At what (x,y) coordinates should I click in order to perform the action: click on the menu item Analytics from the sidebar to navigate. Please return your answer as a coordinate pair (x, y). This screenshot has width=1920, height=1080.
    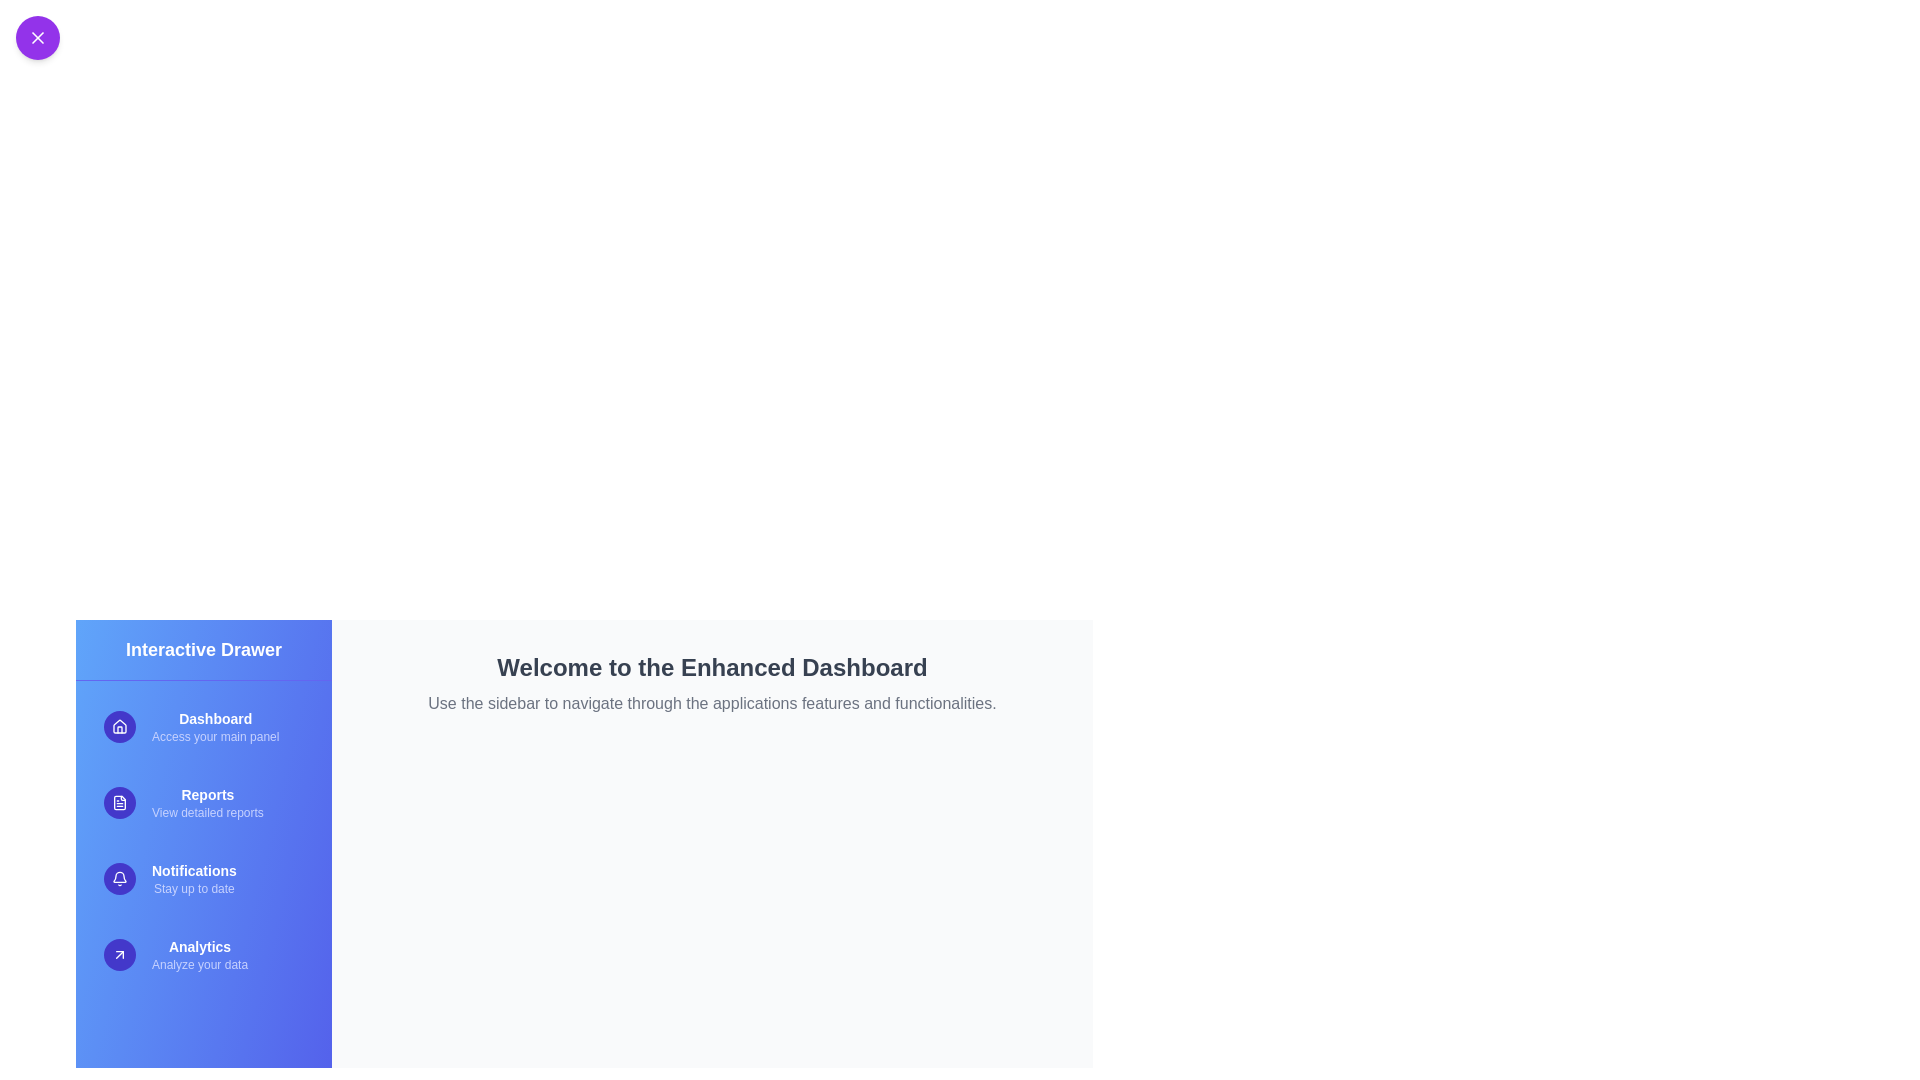
    Looking at the image, I should click on (203, 954).